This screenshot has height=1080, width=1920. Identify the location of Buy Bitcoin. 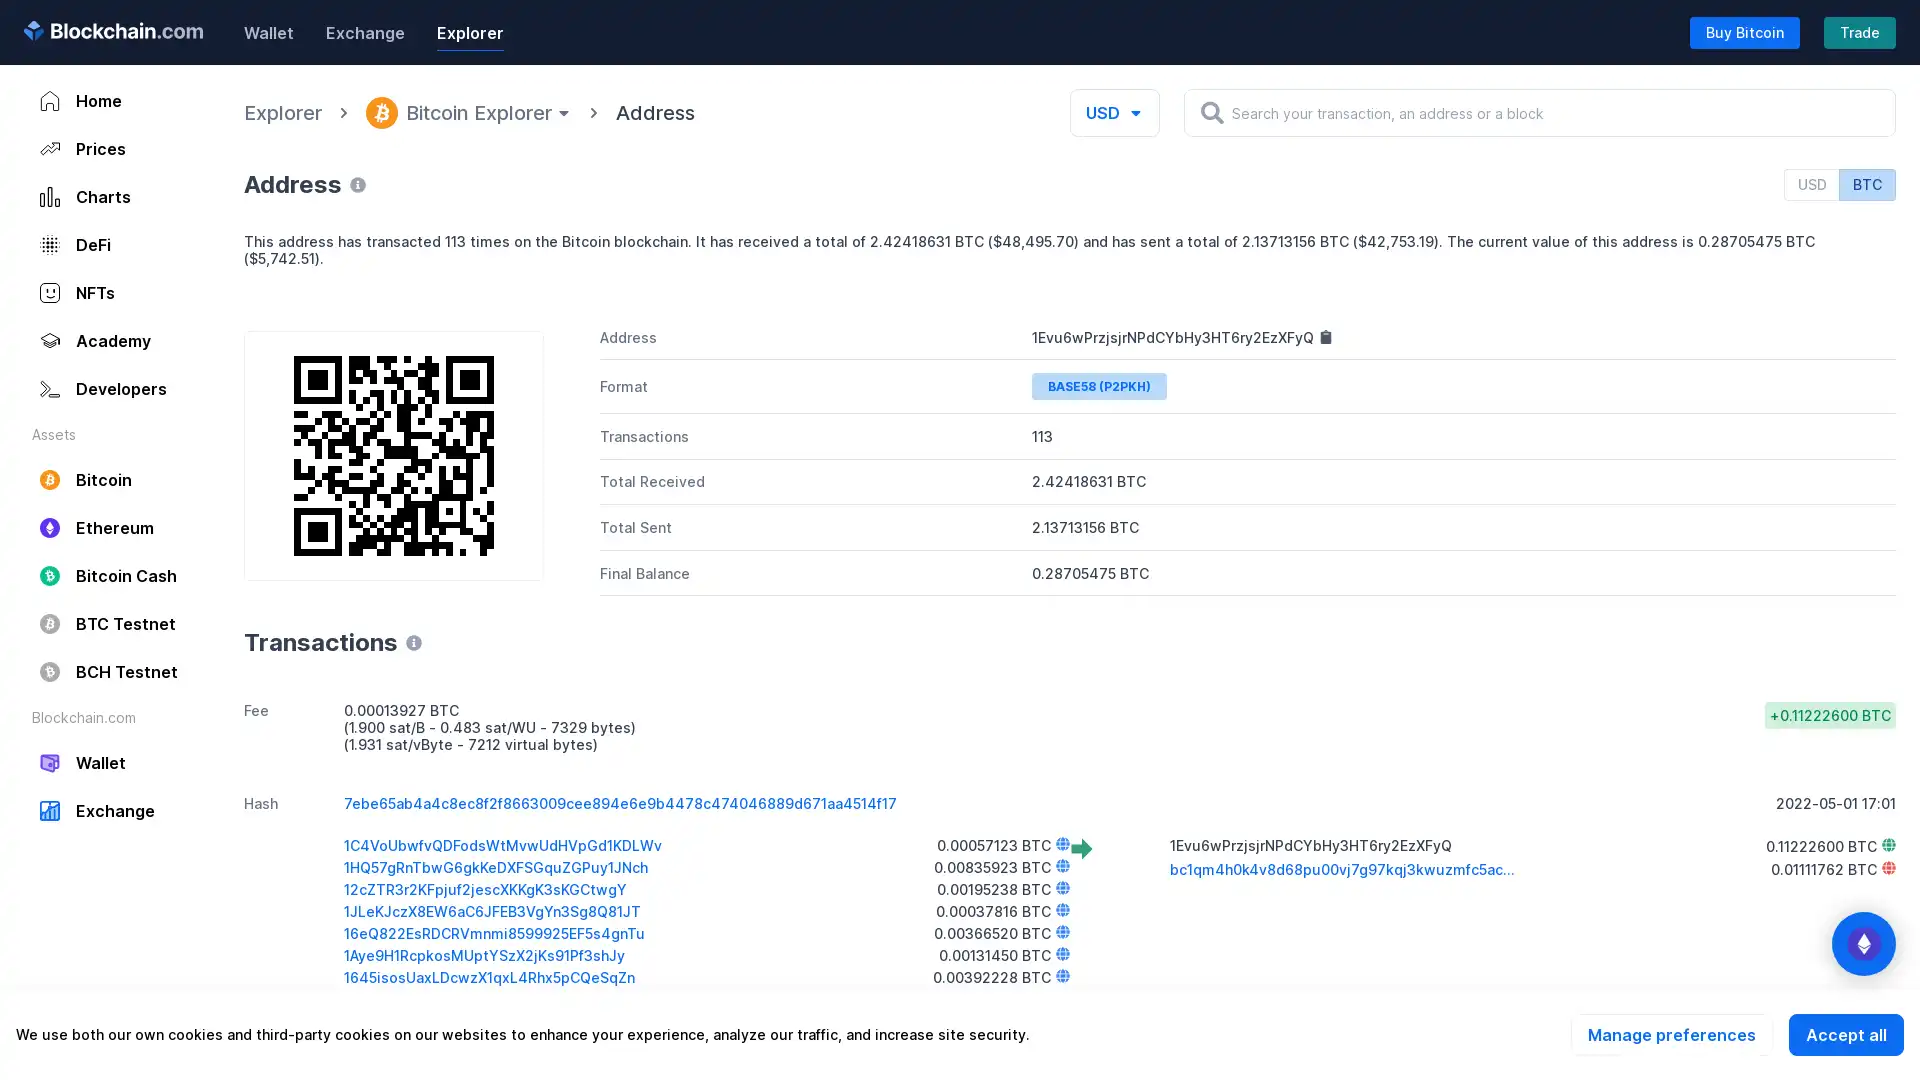
(1744, 31).